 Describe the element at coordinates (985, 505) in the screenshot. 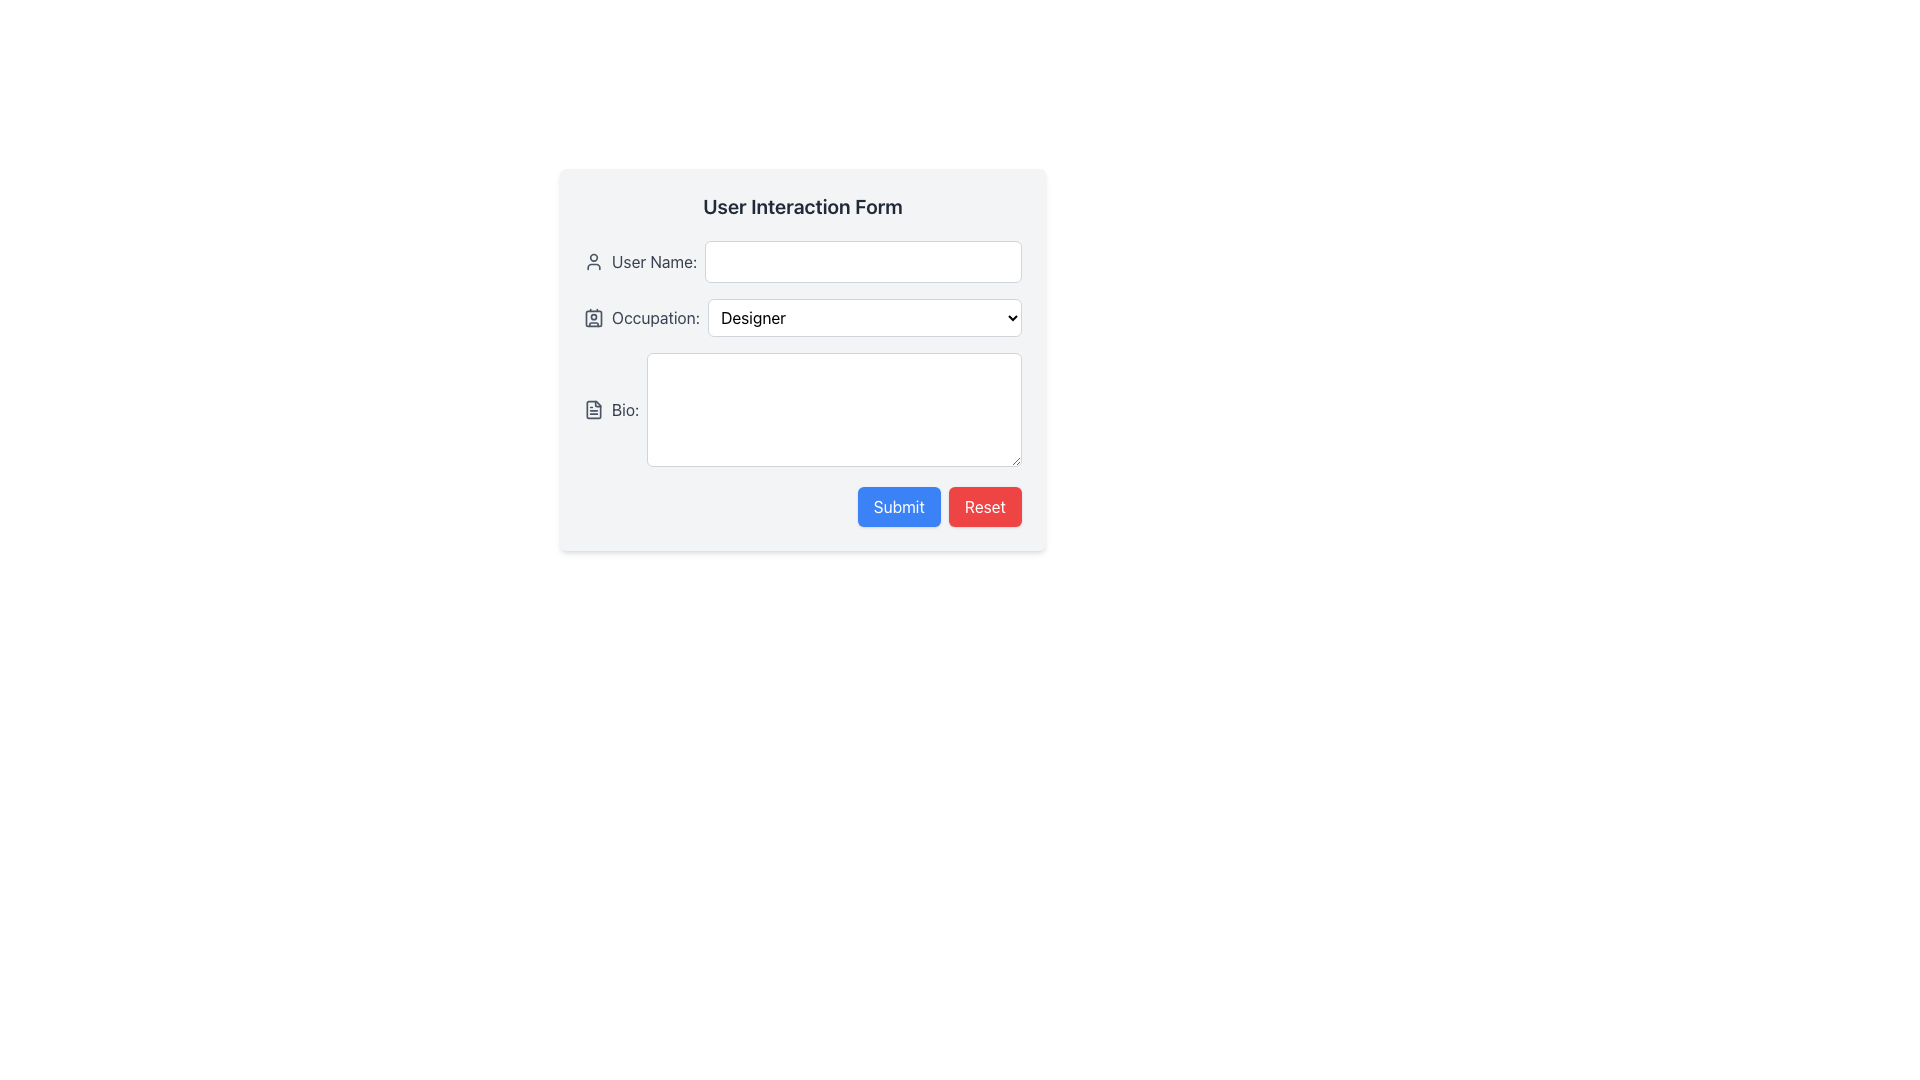

I see `the 'Reset' button, which is a rectangular button with bold white text on a vibrant red background, positioned next to the 'Submit' button in the button group at the bottom-right of the form` at that location.